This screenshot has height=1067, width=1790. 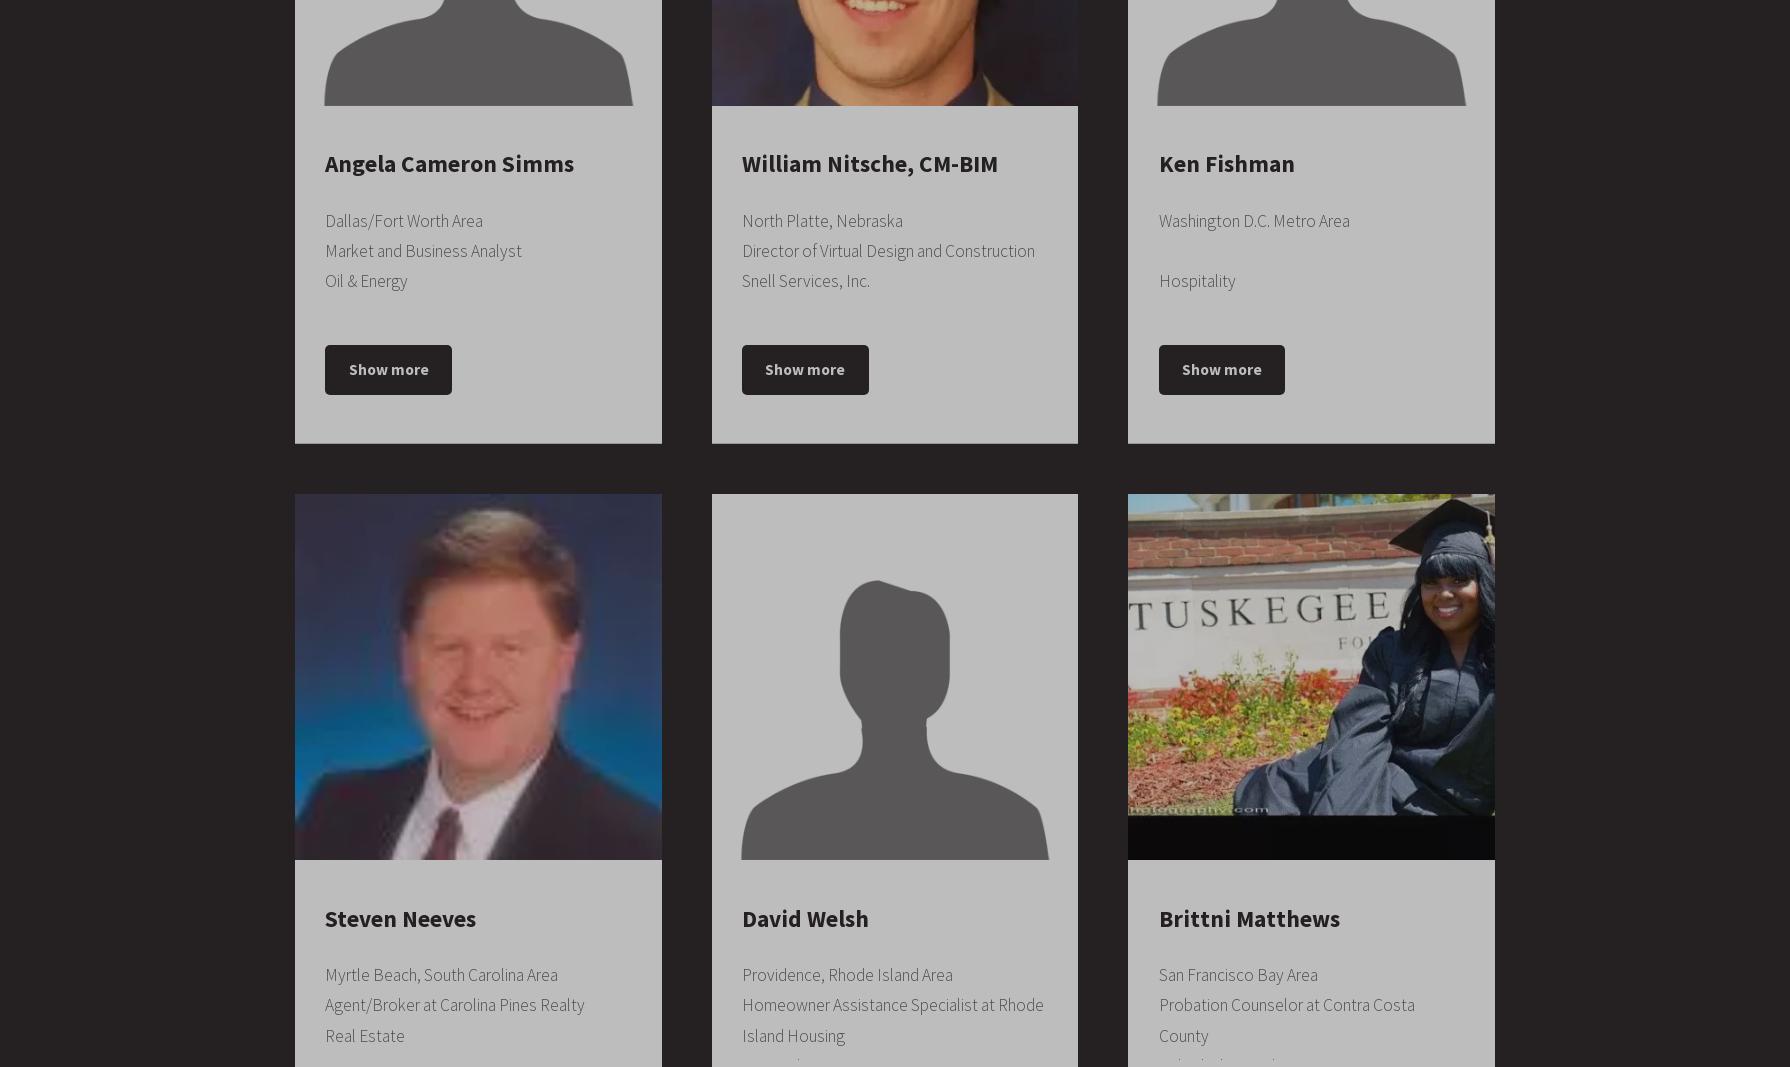 I want to click on 'May 2010 – May 2011', so click(x=890, y=41).